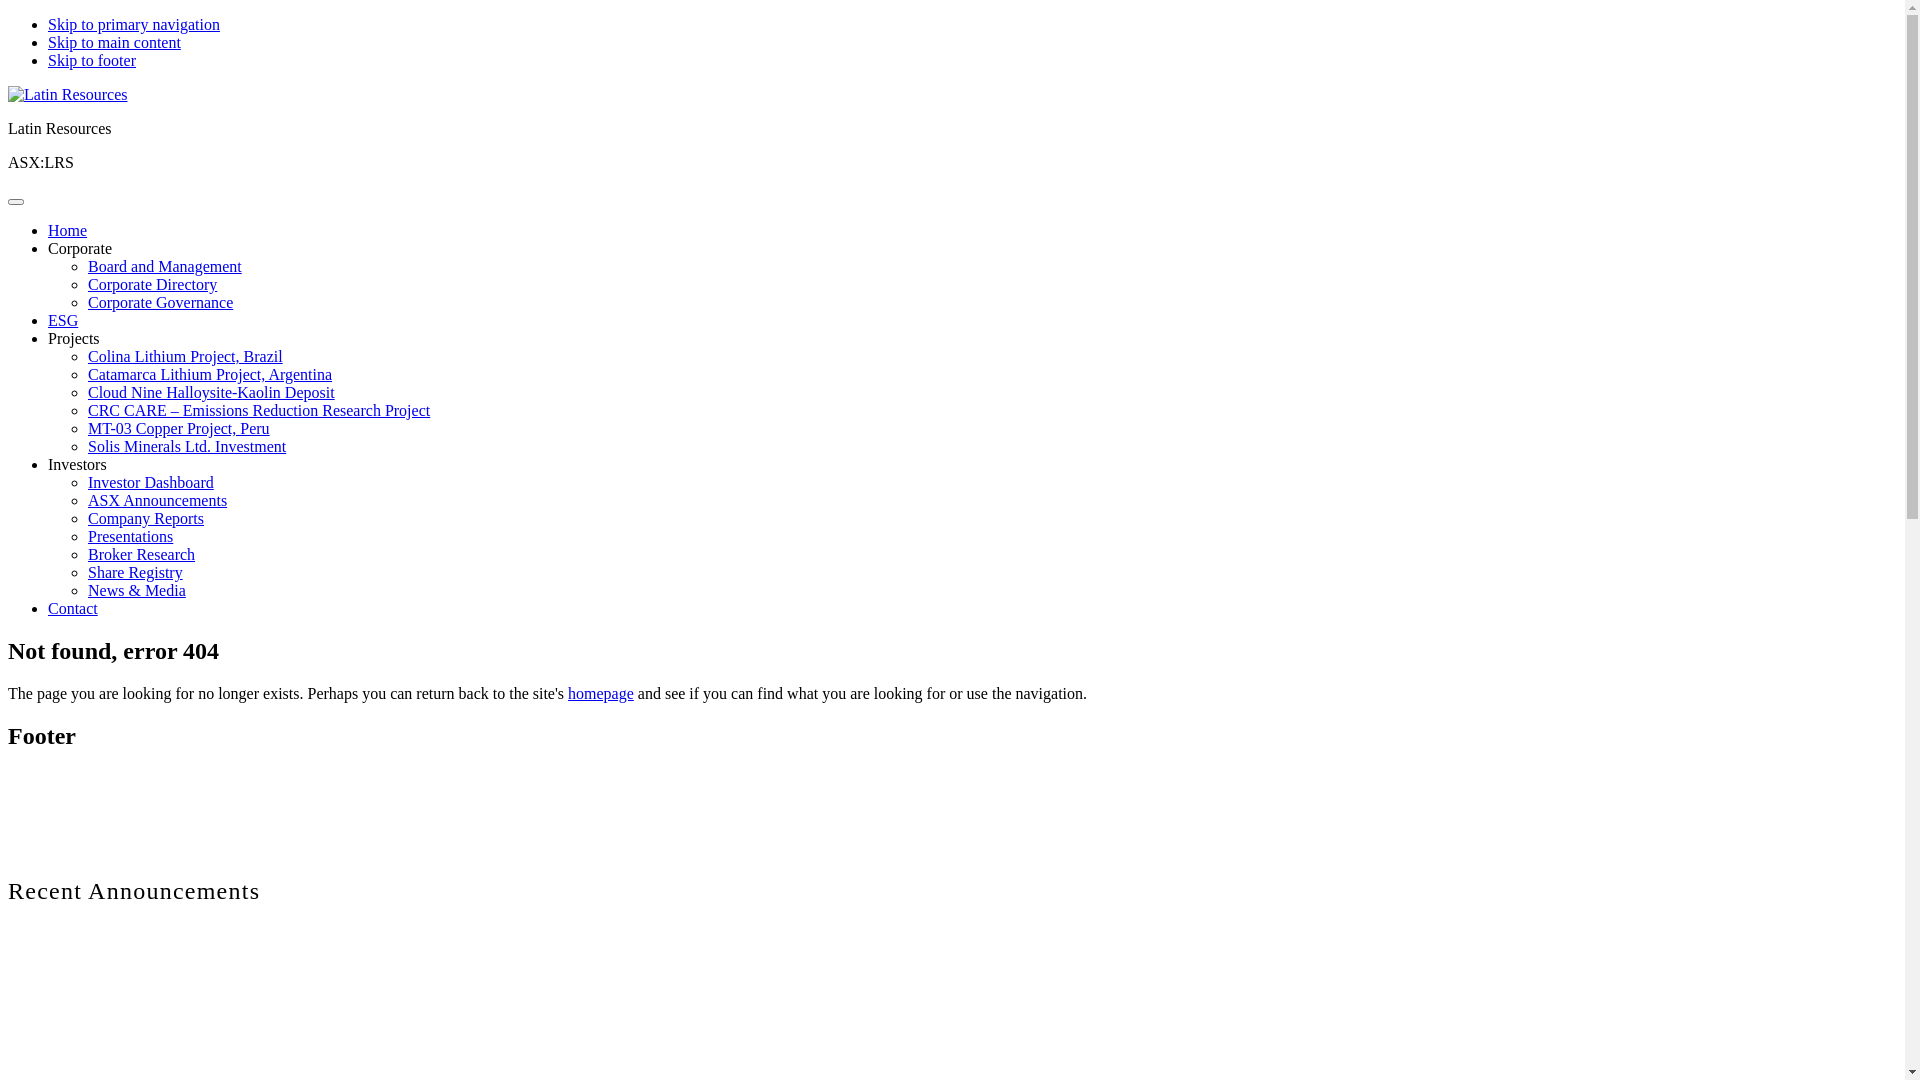 Image resolution: width=1920 pixels, height=1080 pixels. I want to click on 'Skip to footer', so click(48, 59).